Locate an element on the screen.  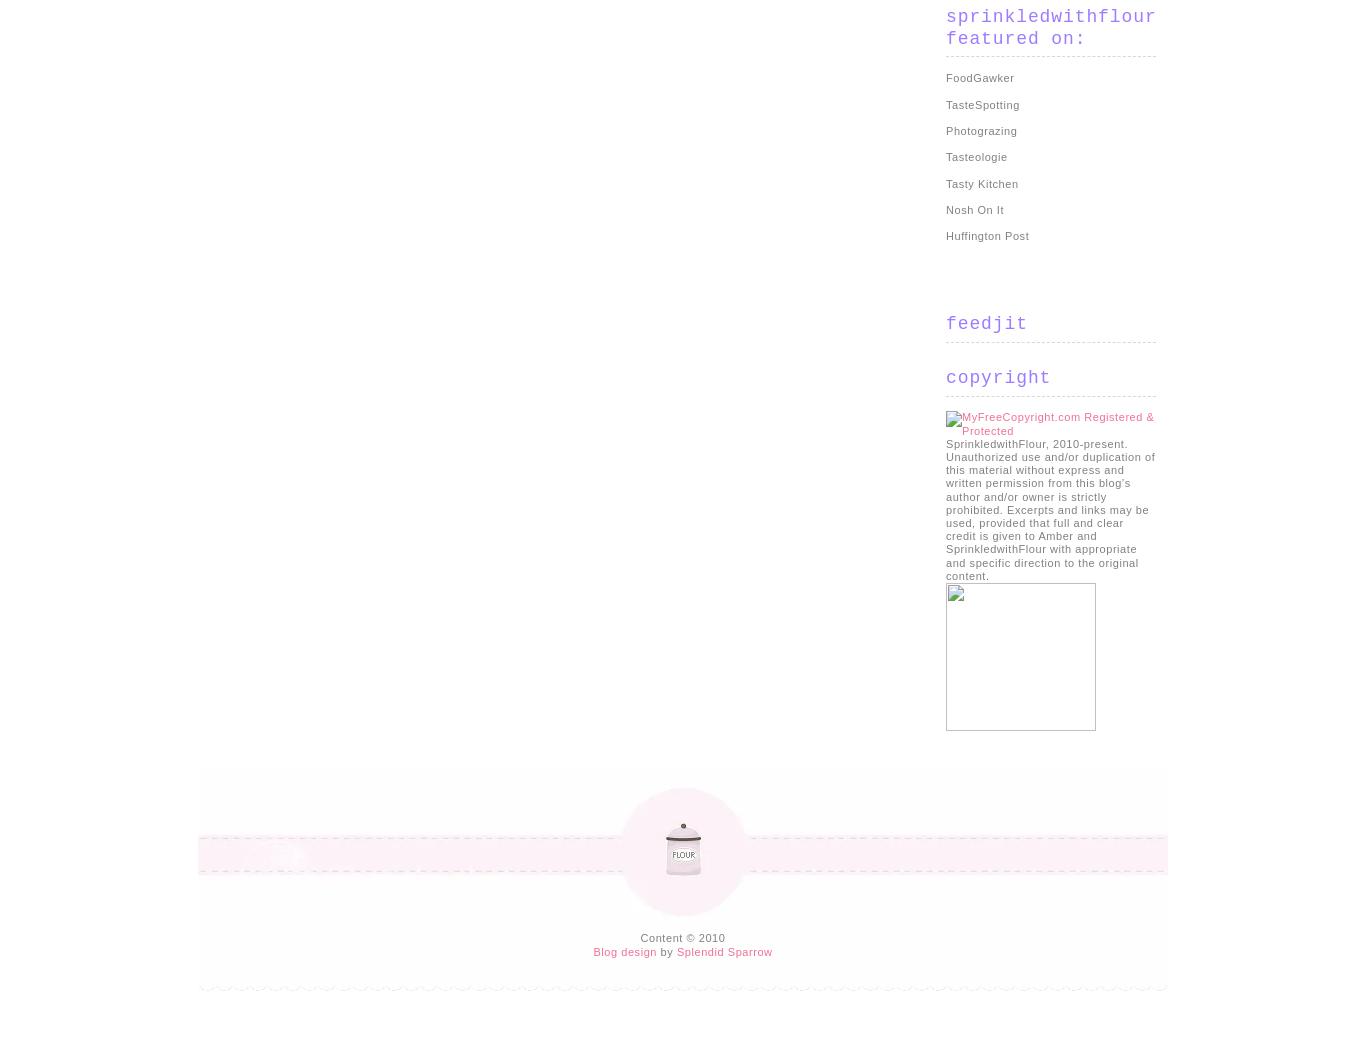
'Splendid Sparrow' is located at coordinates (723, 950).